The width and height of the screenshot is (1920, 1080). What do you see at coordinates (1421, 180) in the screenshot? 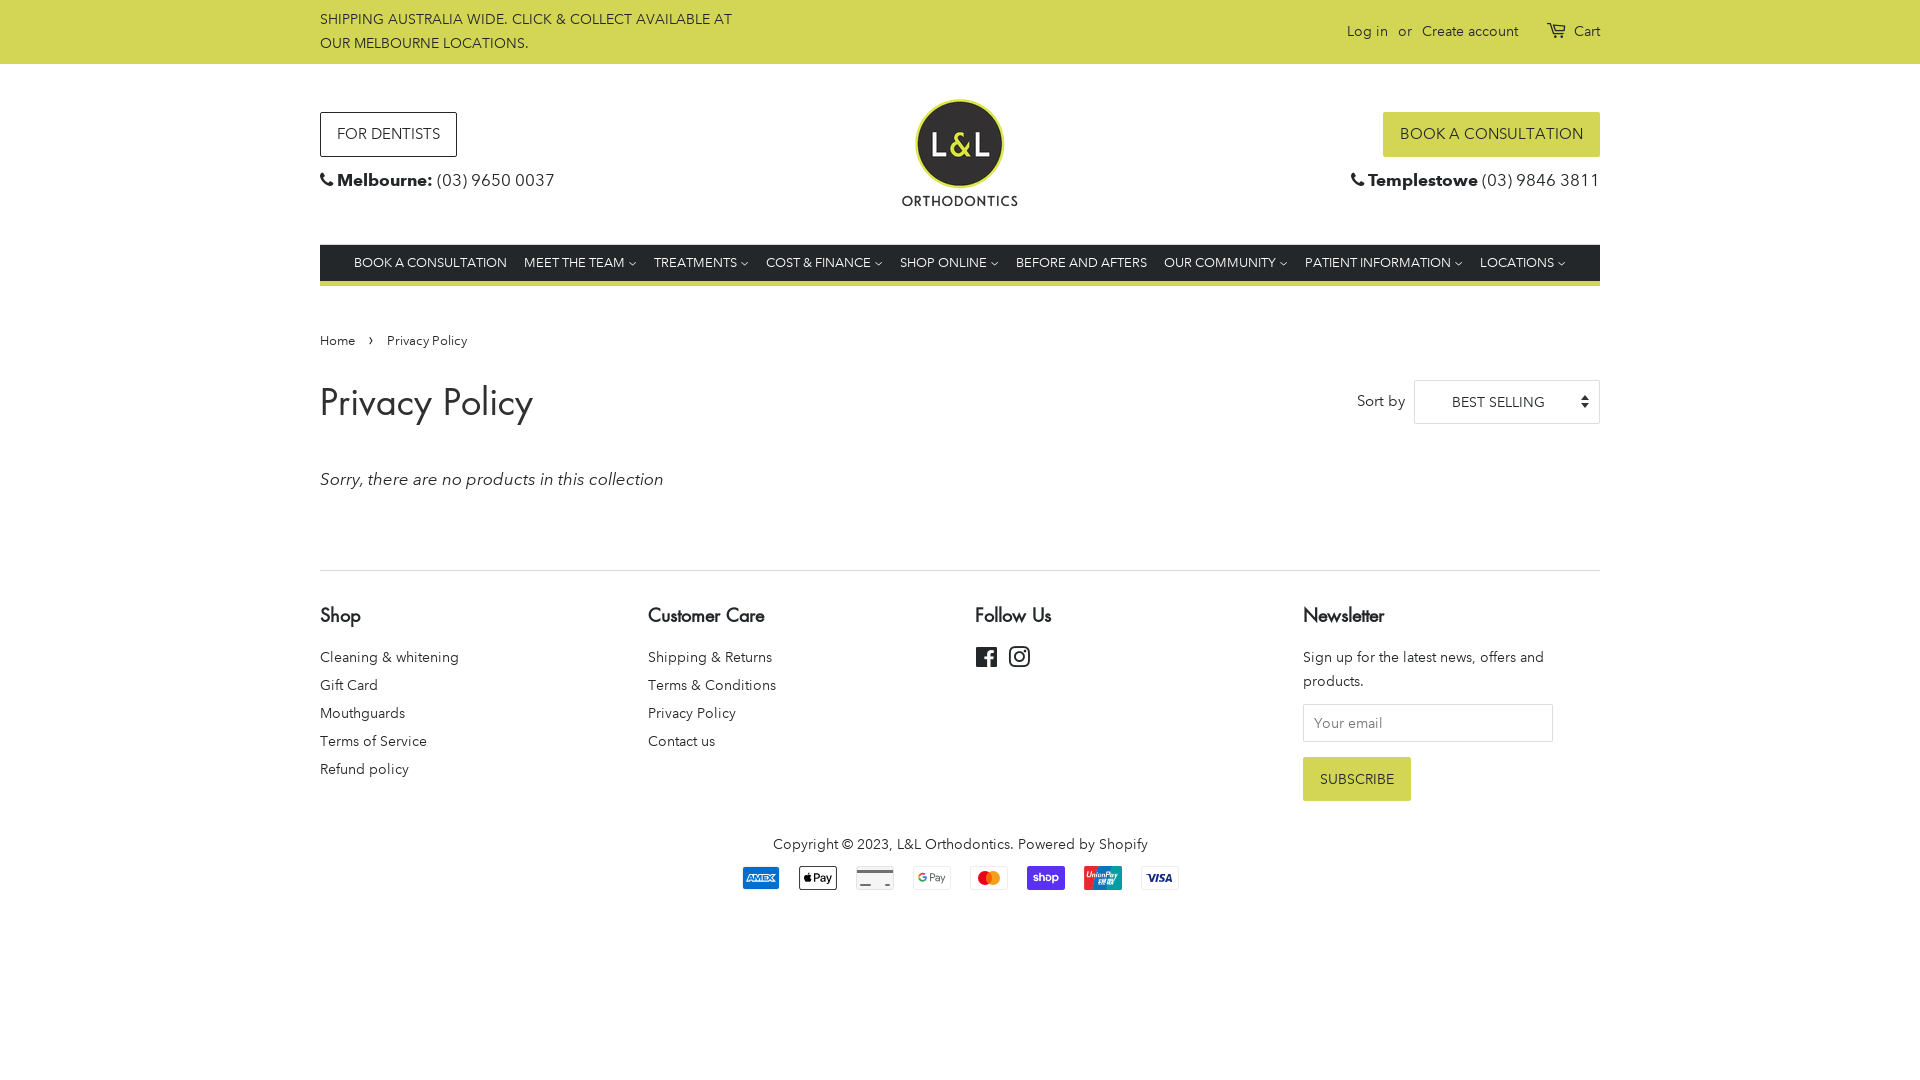
I see `'Templestowe'` at bounding box center [1421, 180].